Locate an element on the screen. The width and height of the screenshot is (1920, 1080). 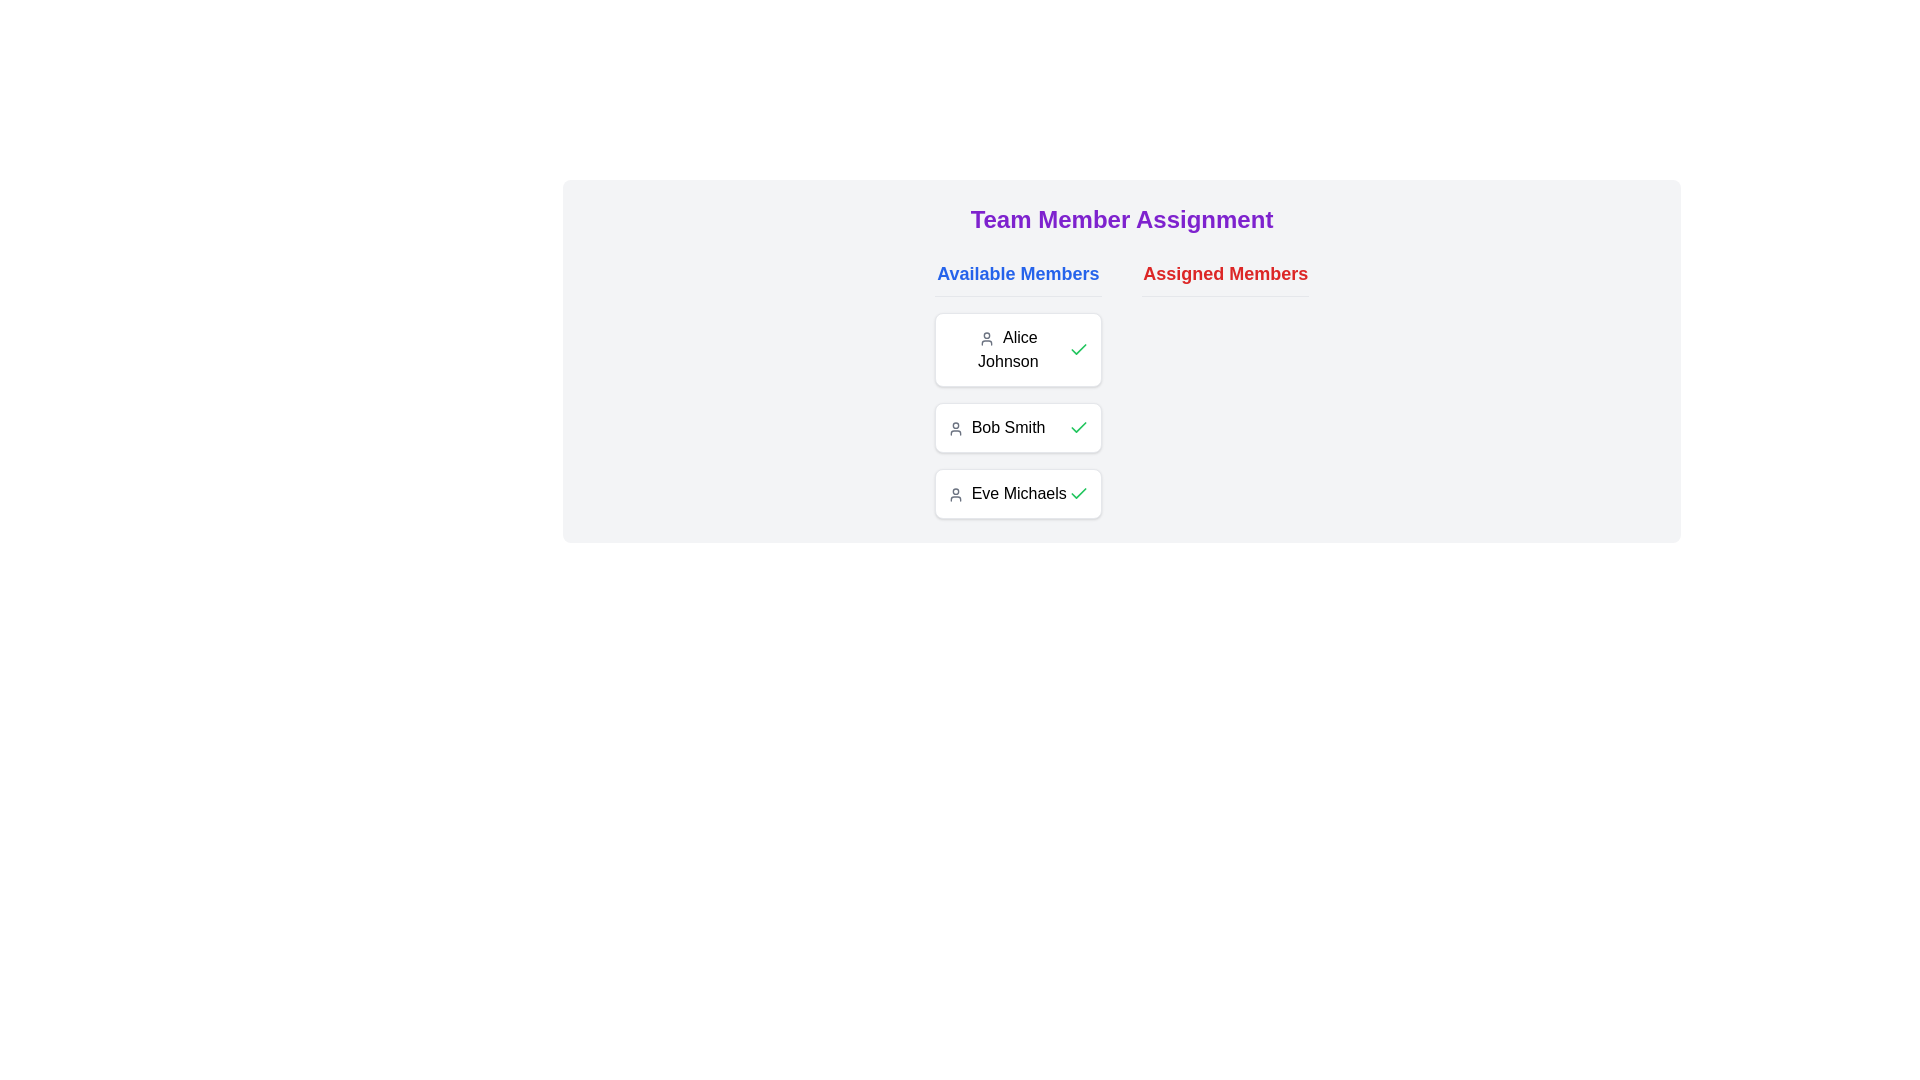
the text label 'Bob Smith', which is the second item in the 'Available Members' section, styled with a medium weight font and aligned to the right of a user profile icon is located at coordinates (1008, 426).